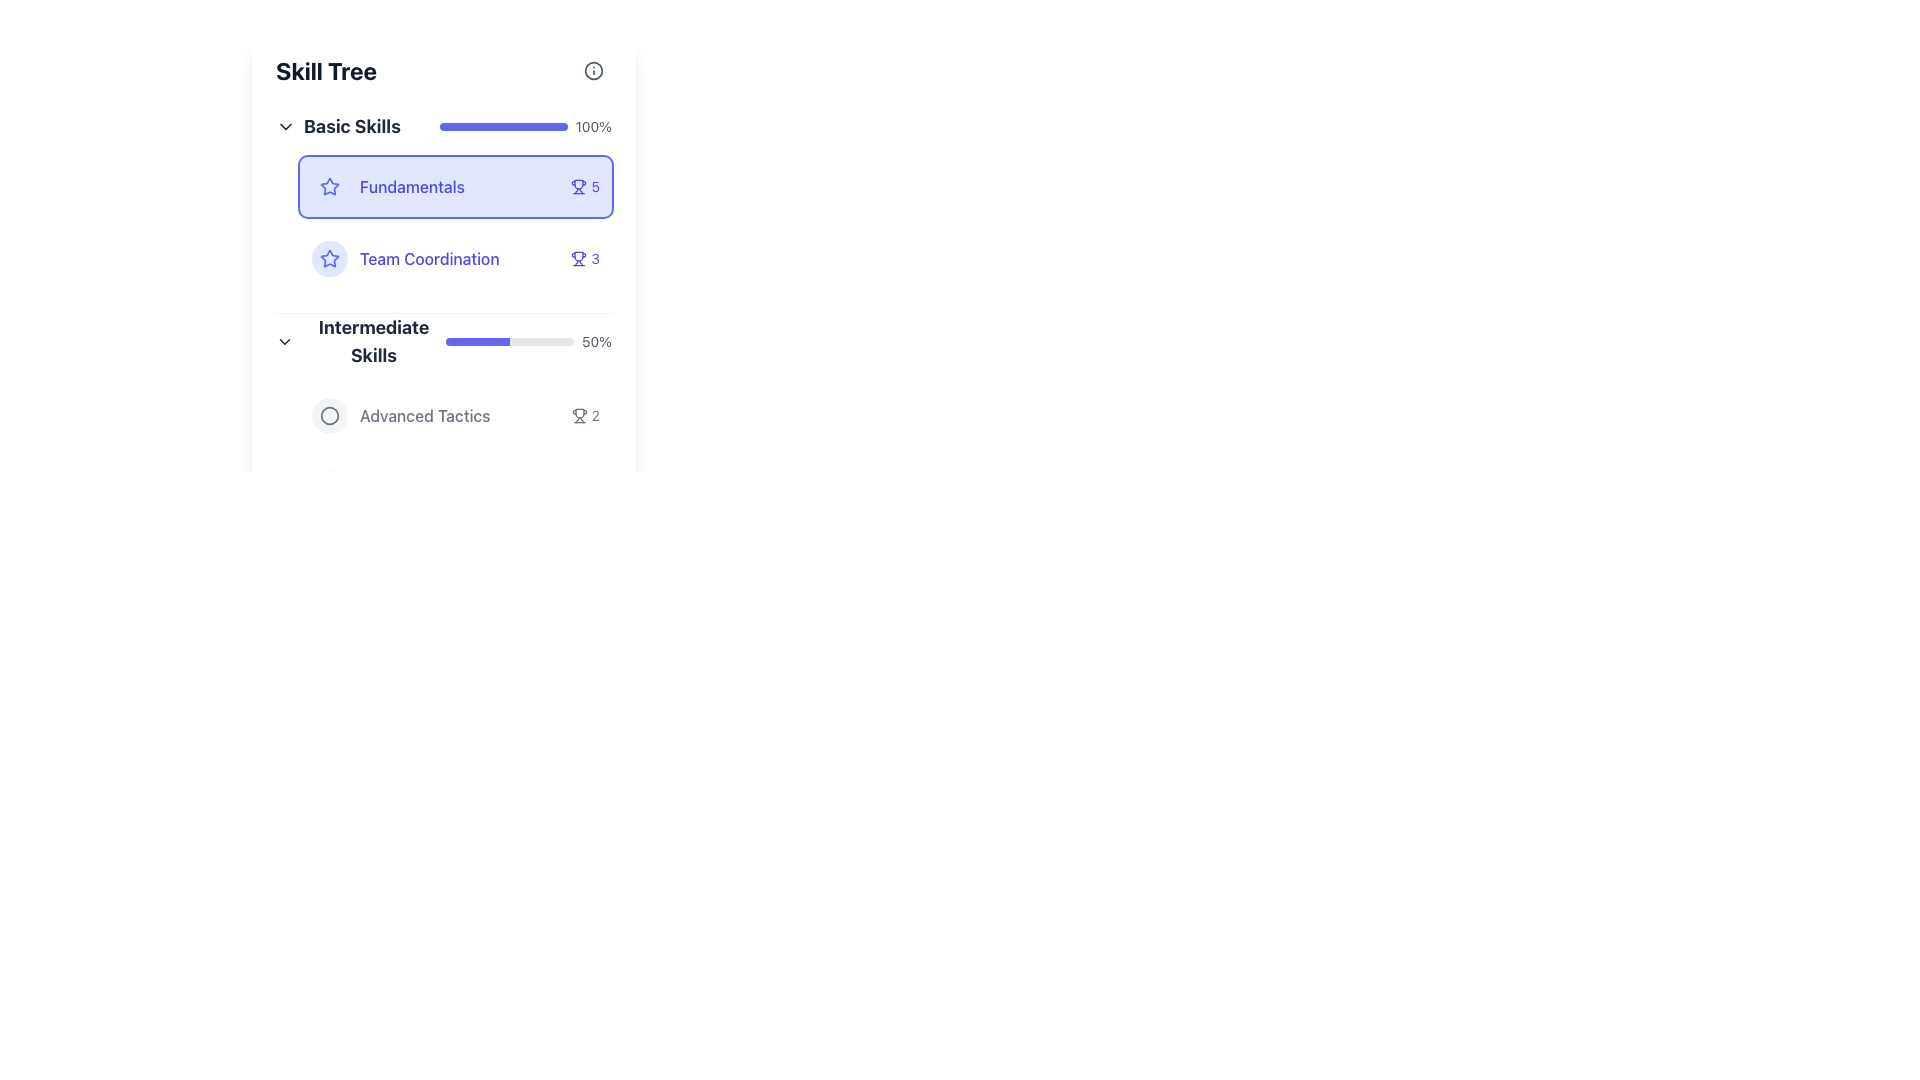  I want to click on the text label in the 'Skill Tree' interface that corresponds to the second item under the 'Basic Skills' section, located between a star icon and a numerical indicator, so click(428, 257).